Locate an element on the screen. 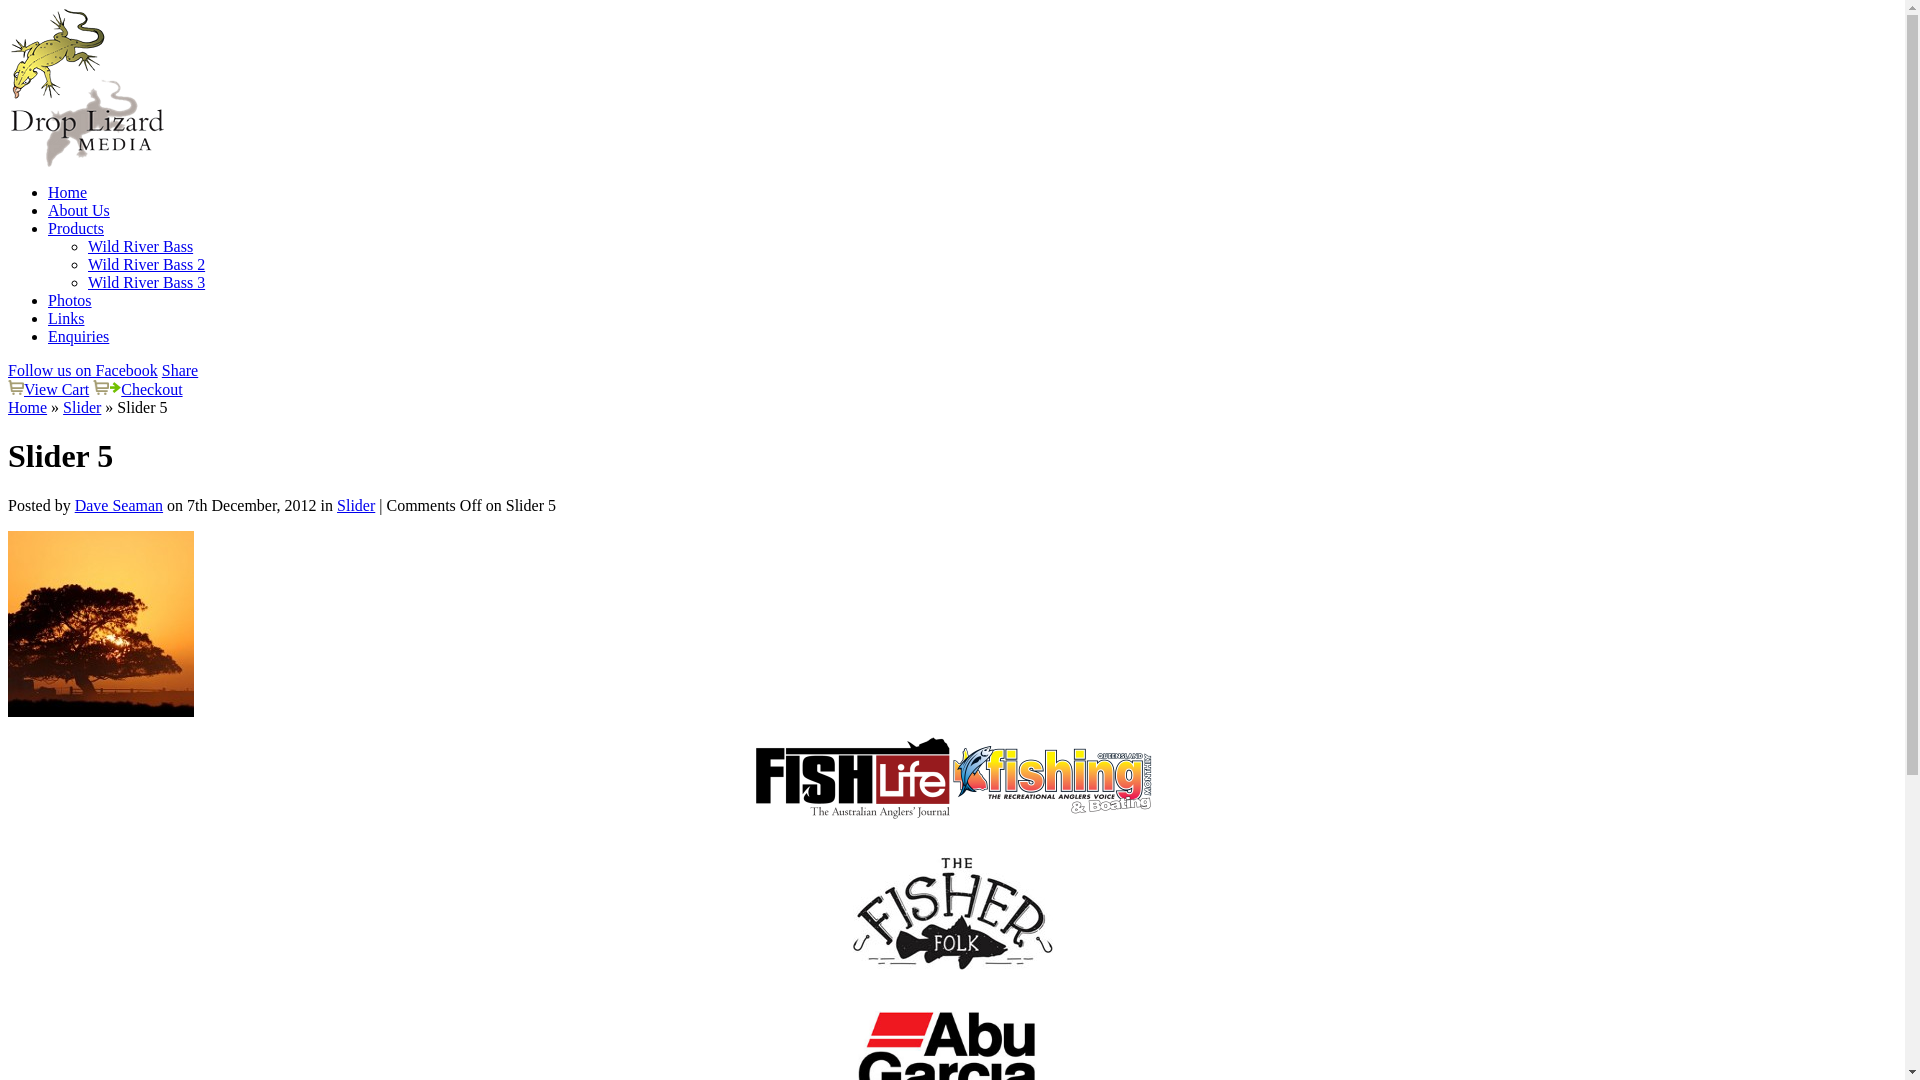 The width and height of the screenshot is (1920, 1080). 'Dave Seaman' is located at coordinates (118, 504).